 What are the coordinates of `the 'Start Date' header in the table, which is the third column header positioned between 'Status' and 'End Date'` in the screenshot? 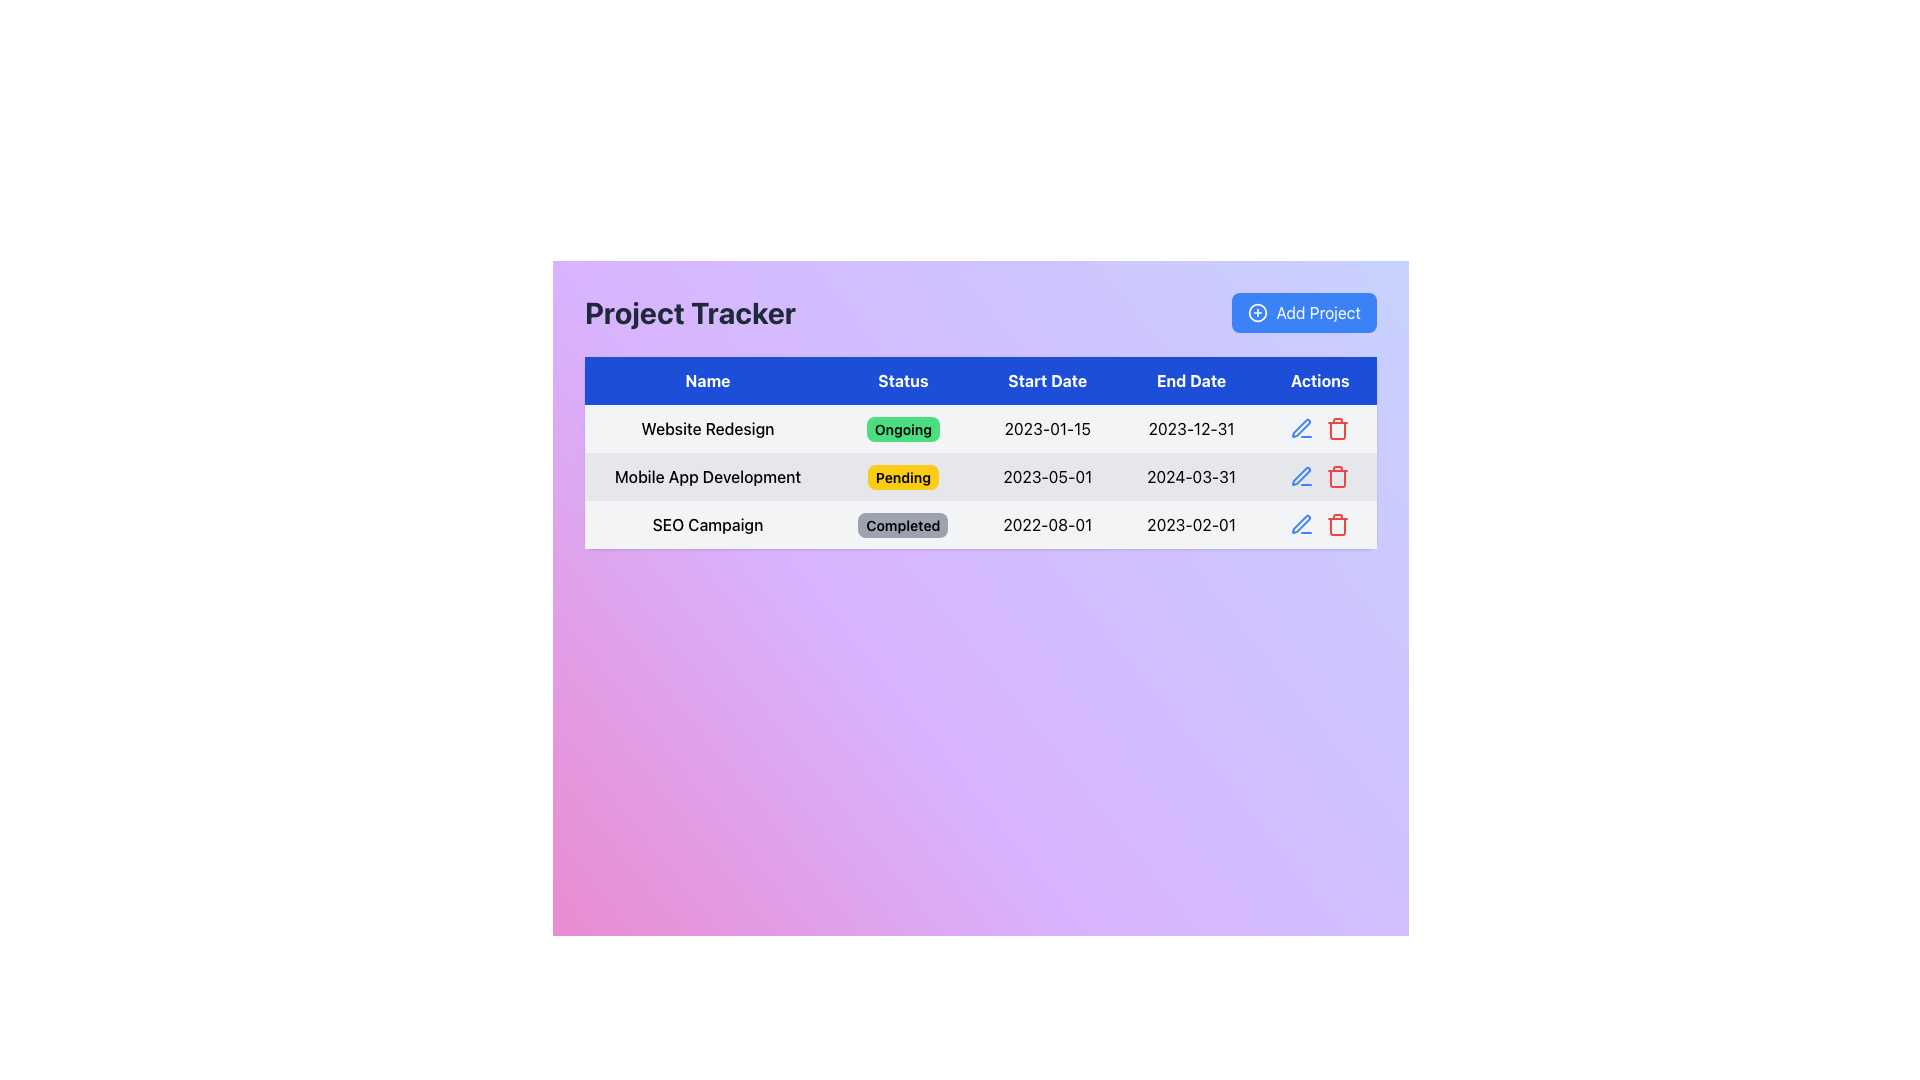 It's located at (1046, 381).